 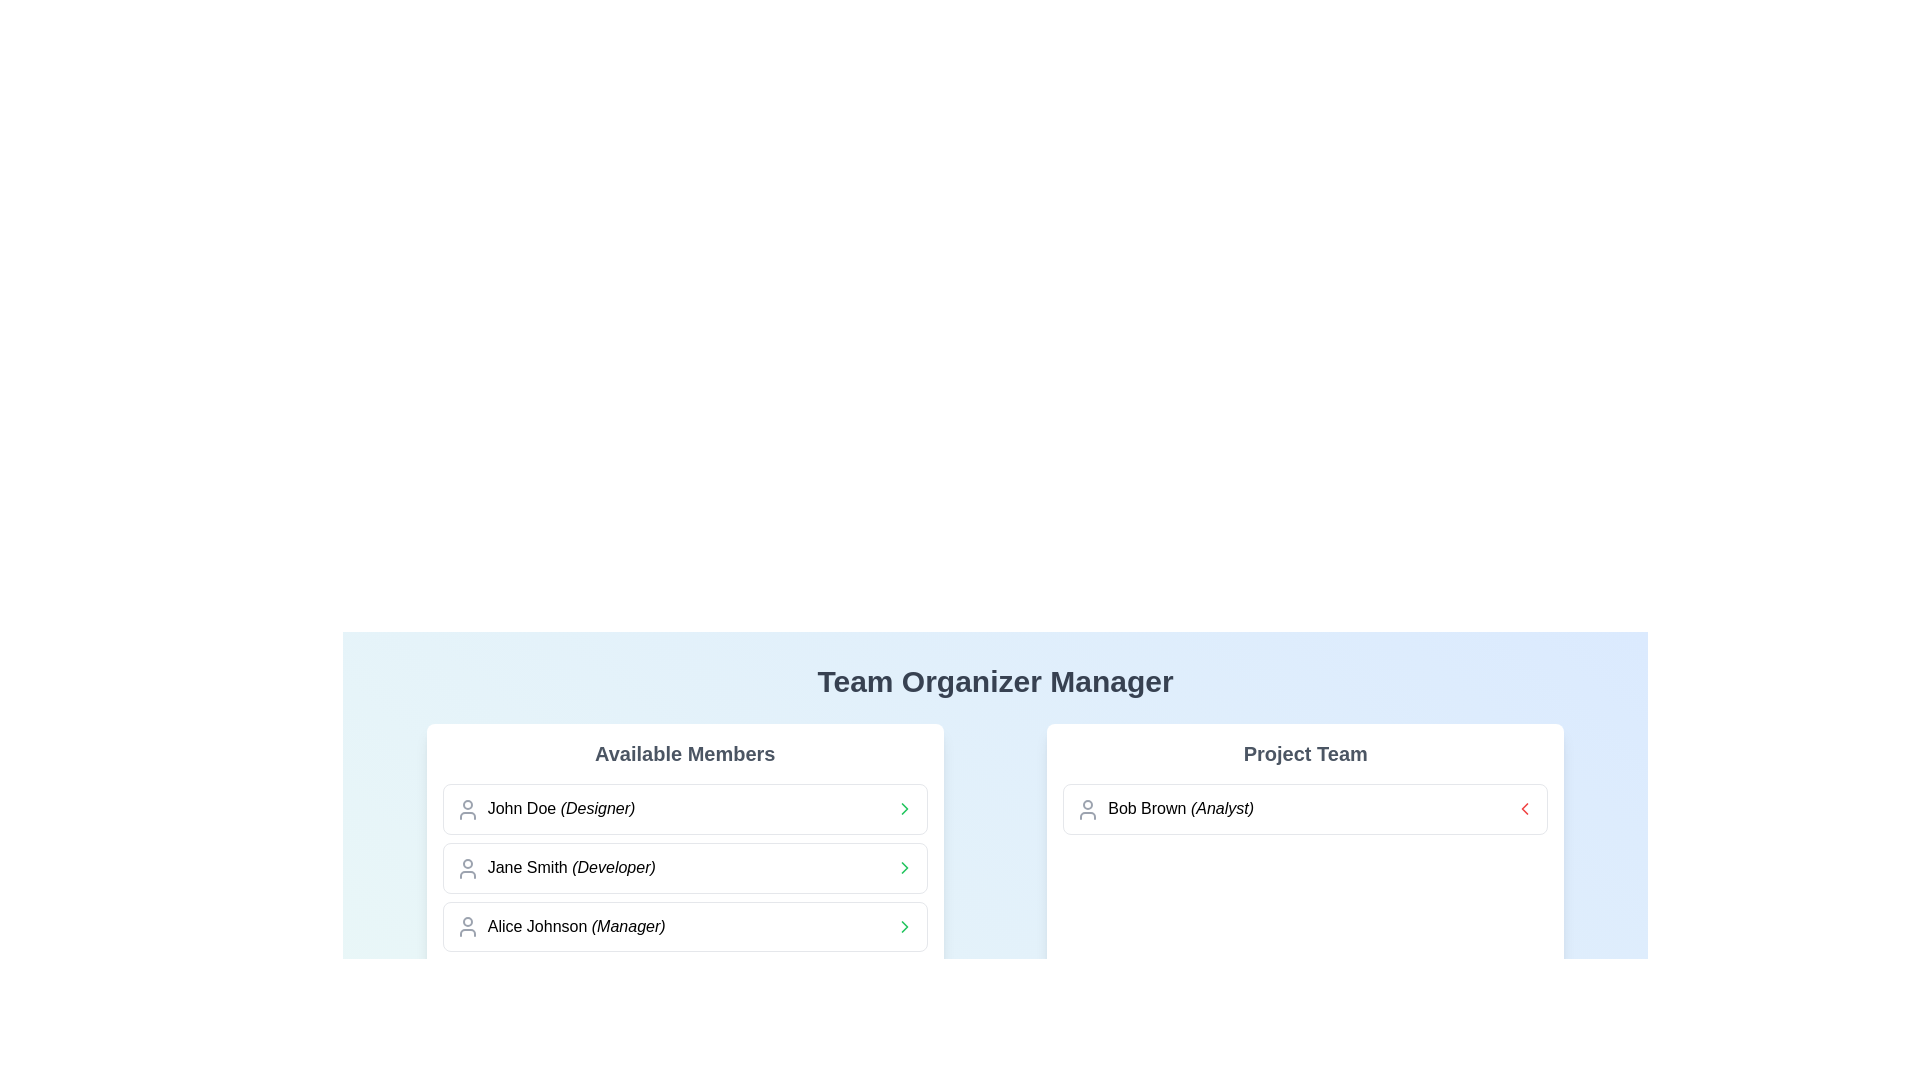 What do you see at coordinates (903, 808) in the screenshot?
I see `the rightward-pointing green chevron icon located at the far right end of the 'John Doe (Designer)' row` at bounding box center [903, 808].